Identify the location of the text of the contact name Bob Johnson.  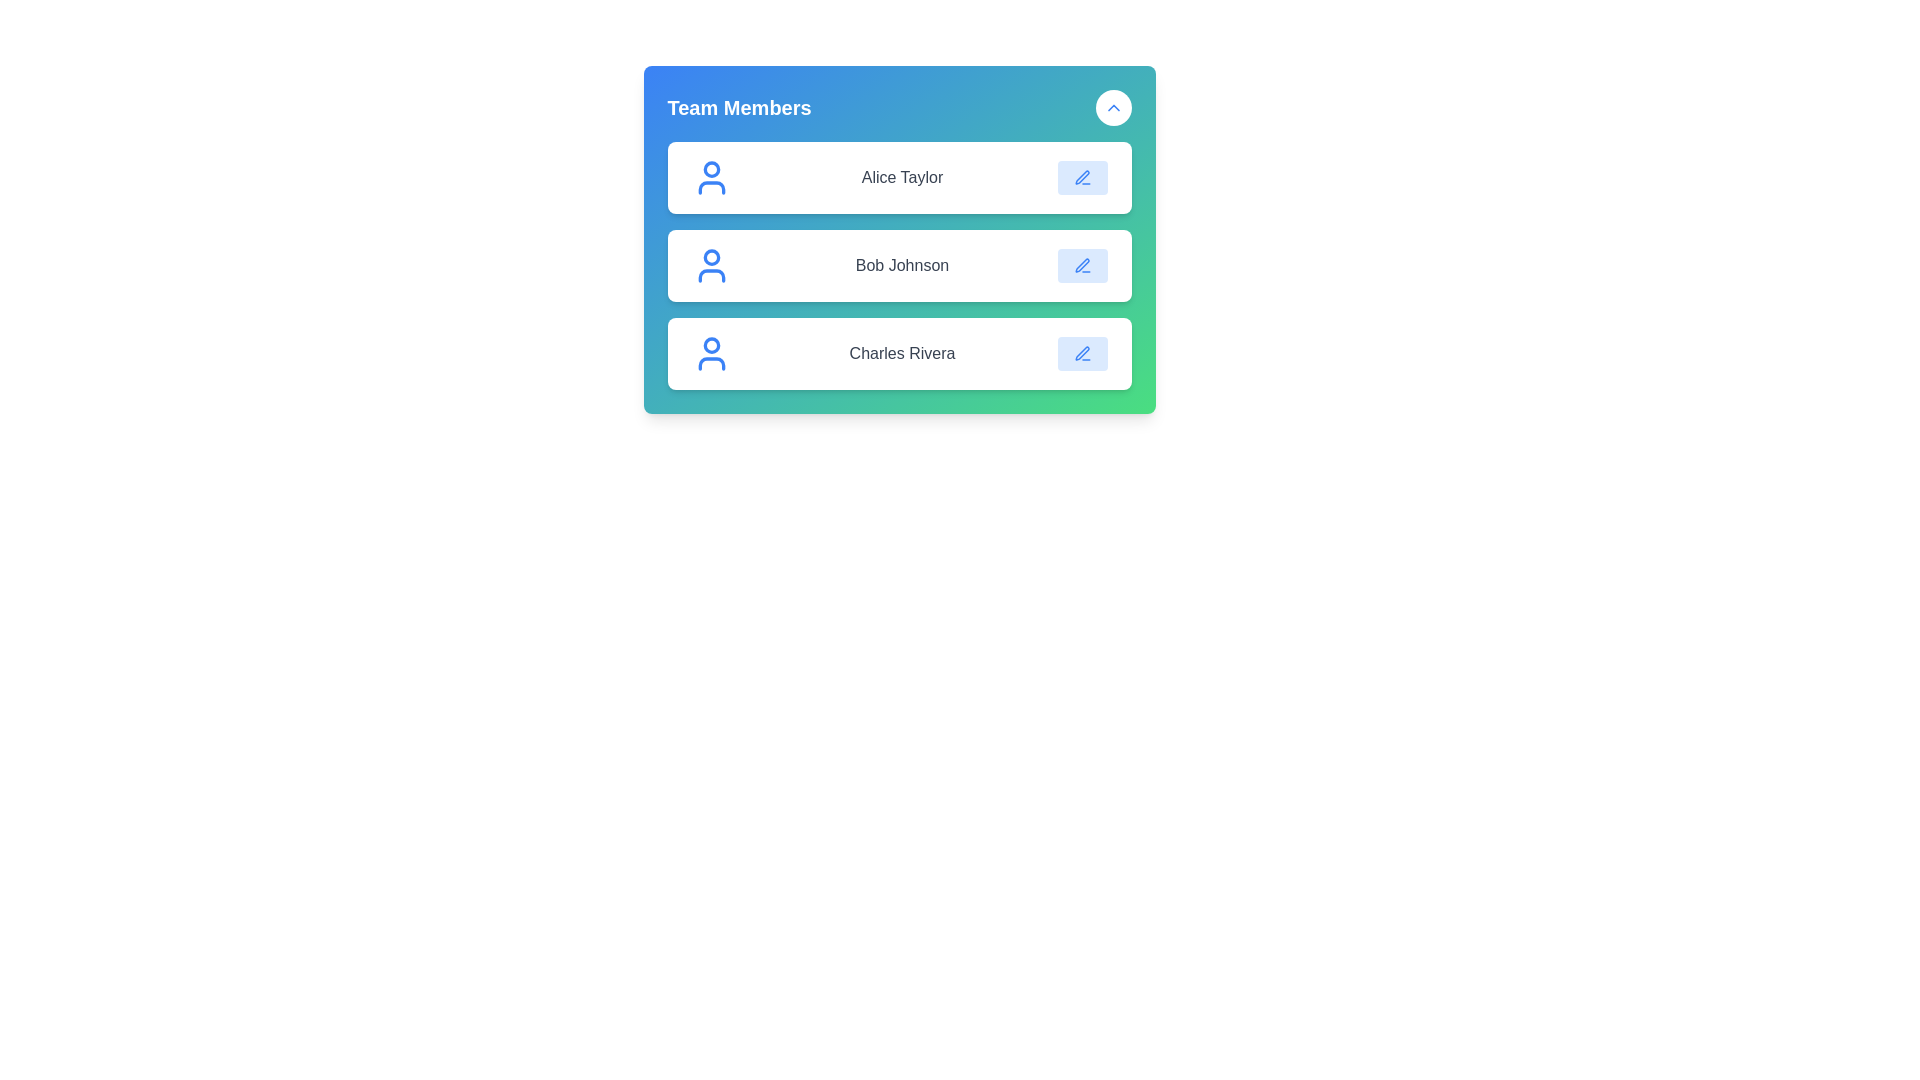
(901, 265).